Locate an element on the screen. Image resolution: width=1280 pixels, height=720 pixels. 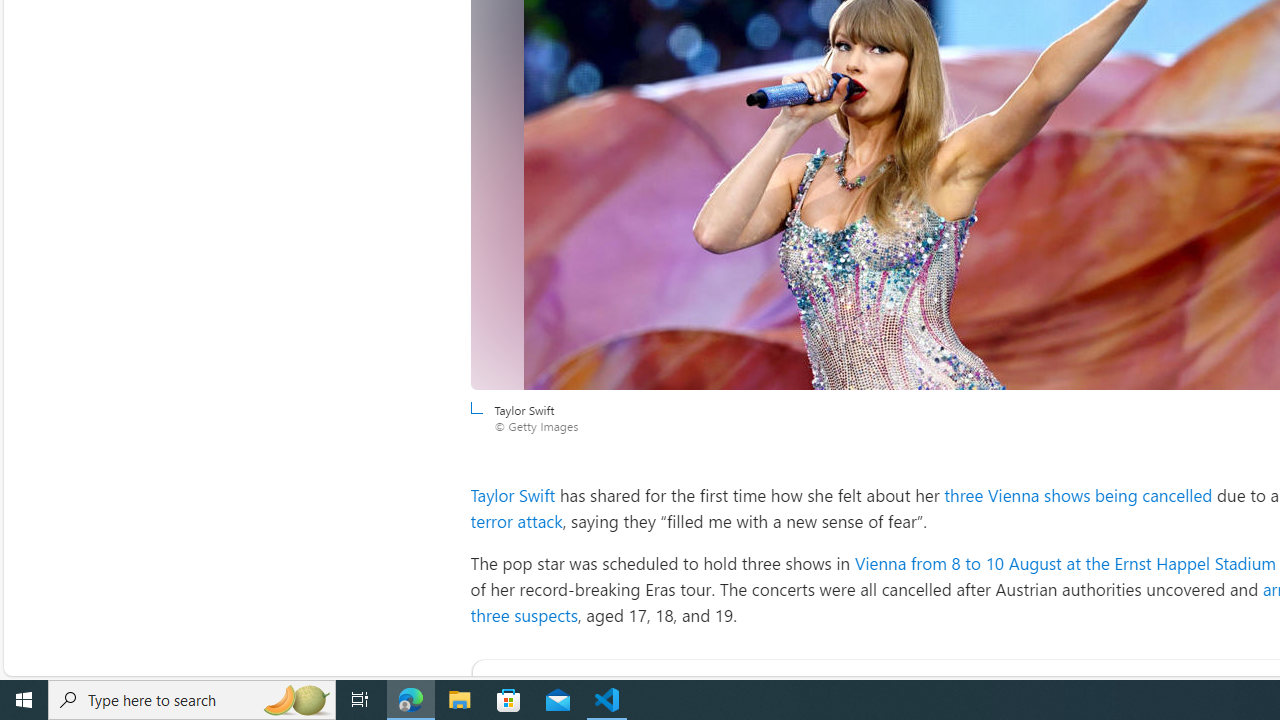
'Vienna from 8 to 10 August at the Ernst Happel Stadium' is located at coordinates (1063, 563).